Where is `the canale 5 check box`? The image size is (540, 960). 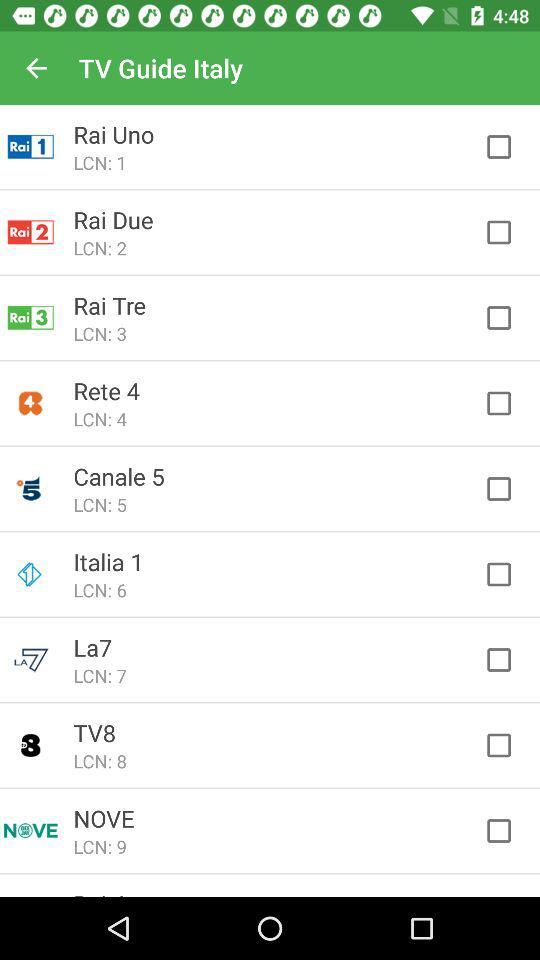
the canale 5 check box is located at coordinates (509, 488).